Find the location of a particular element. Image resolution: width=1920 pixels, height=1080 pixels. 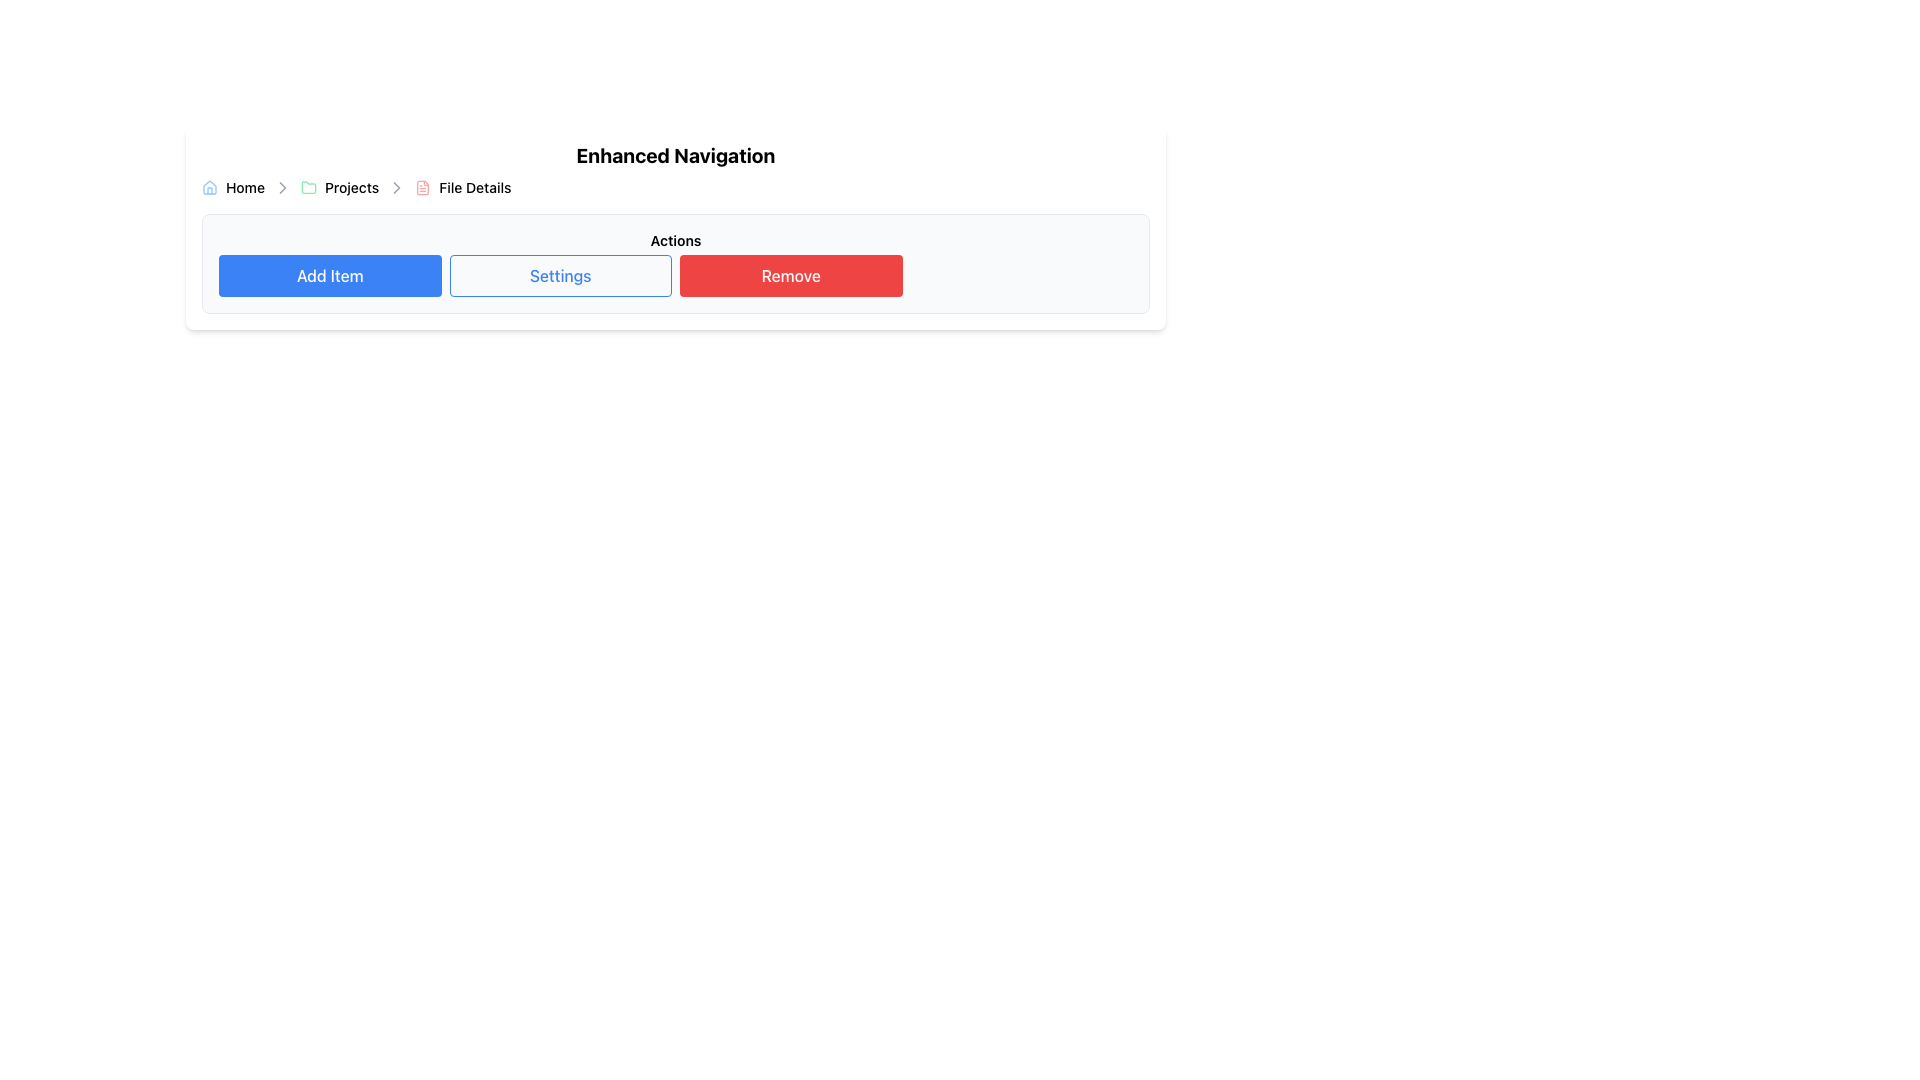

the small red file icon located between the 'Projects' and 'File Details' text labels in the breadcrumb navigation for accessibility navigation is located at coordinates (422, 188).